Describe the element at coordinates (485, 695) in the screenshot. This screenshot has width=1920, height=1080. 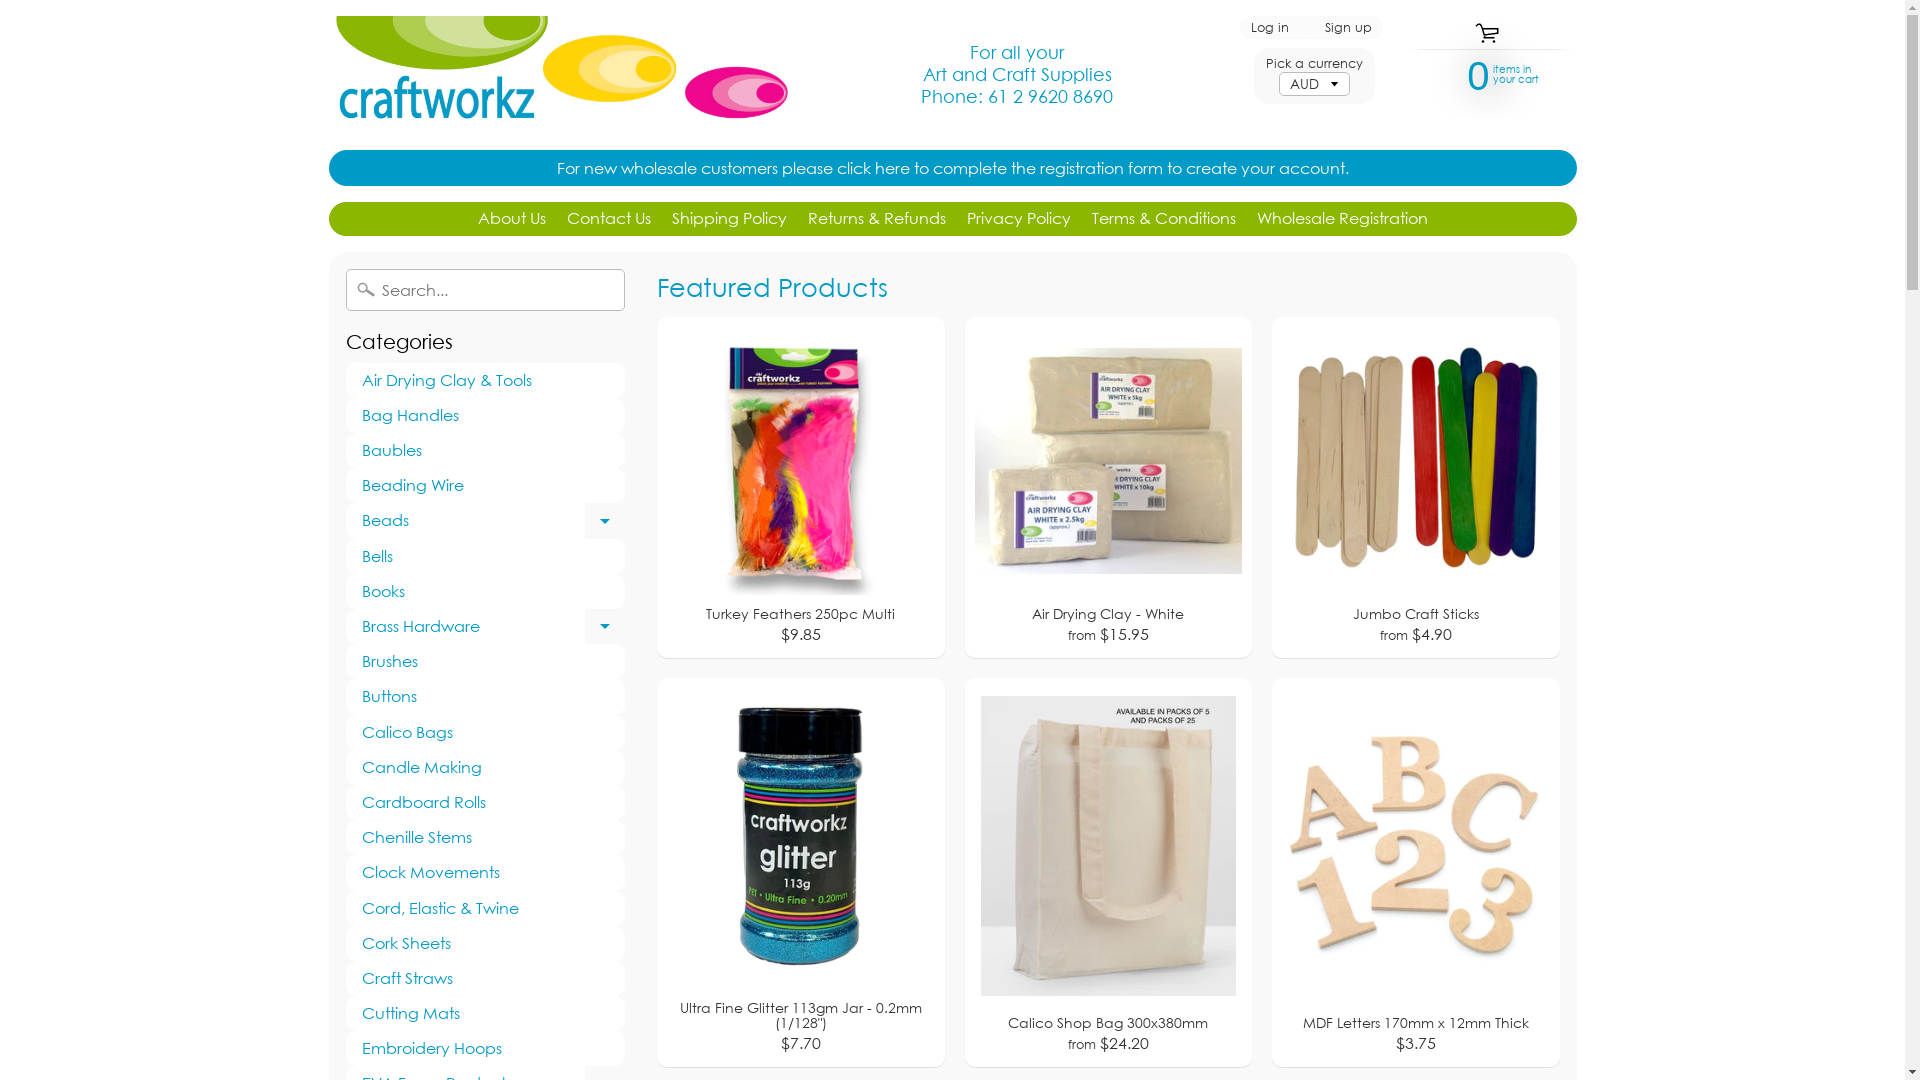
I see `'Buttons'` at that location.